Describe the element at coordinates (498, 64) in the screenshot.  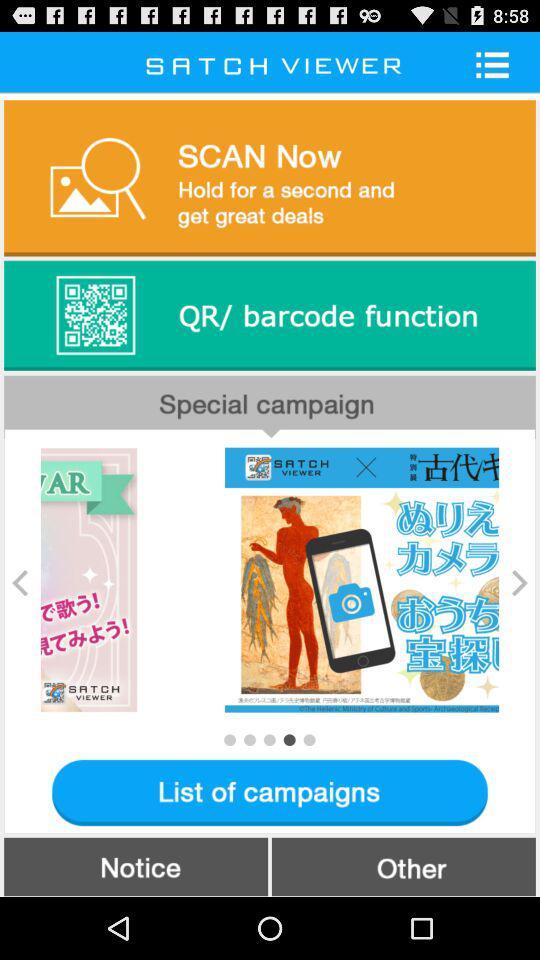
I see `the icon at the top right corner` at that location.